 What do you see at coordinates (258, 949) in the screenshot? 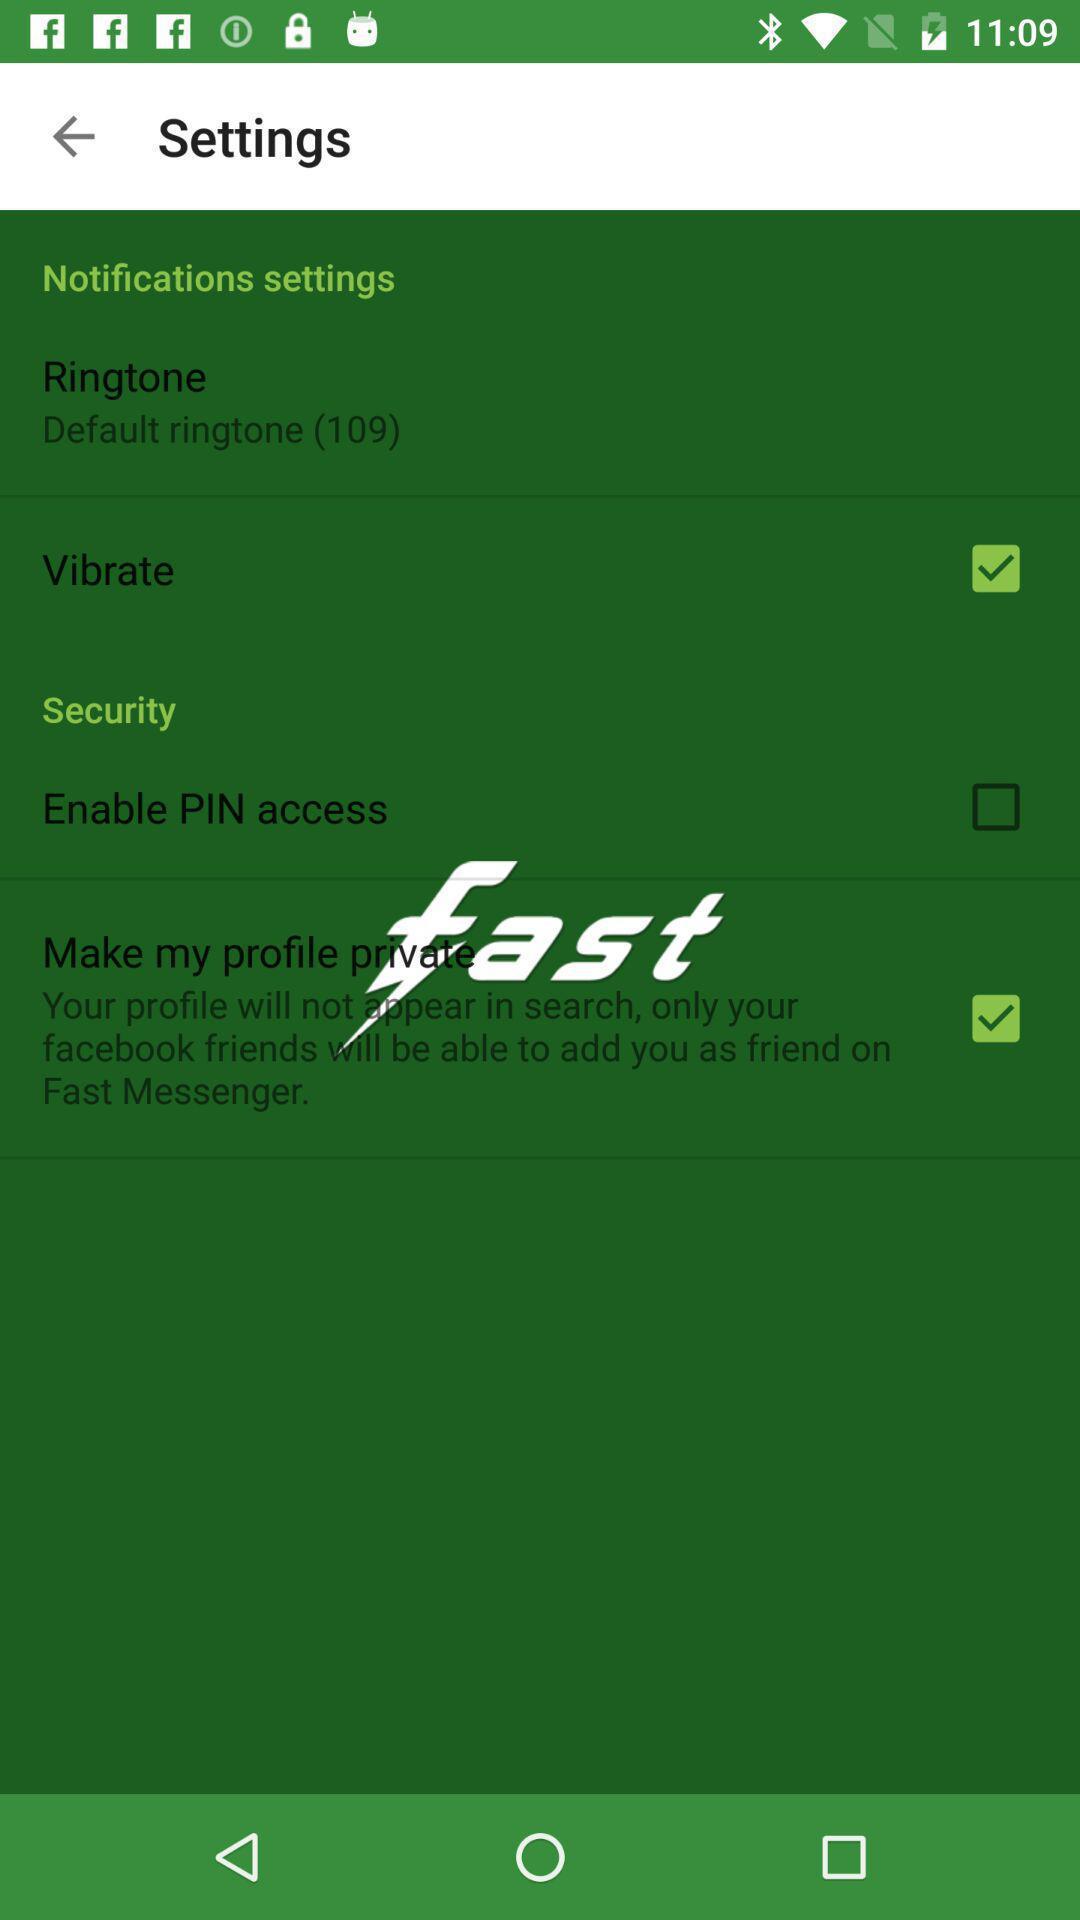
I see `app above the your profile will item` at bounding box center [258, 949].